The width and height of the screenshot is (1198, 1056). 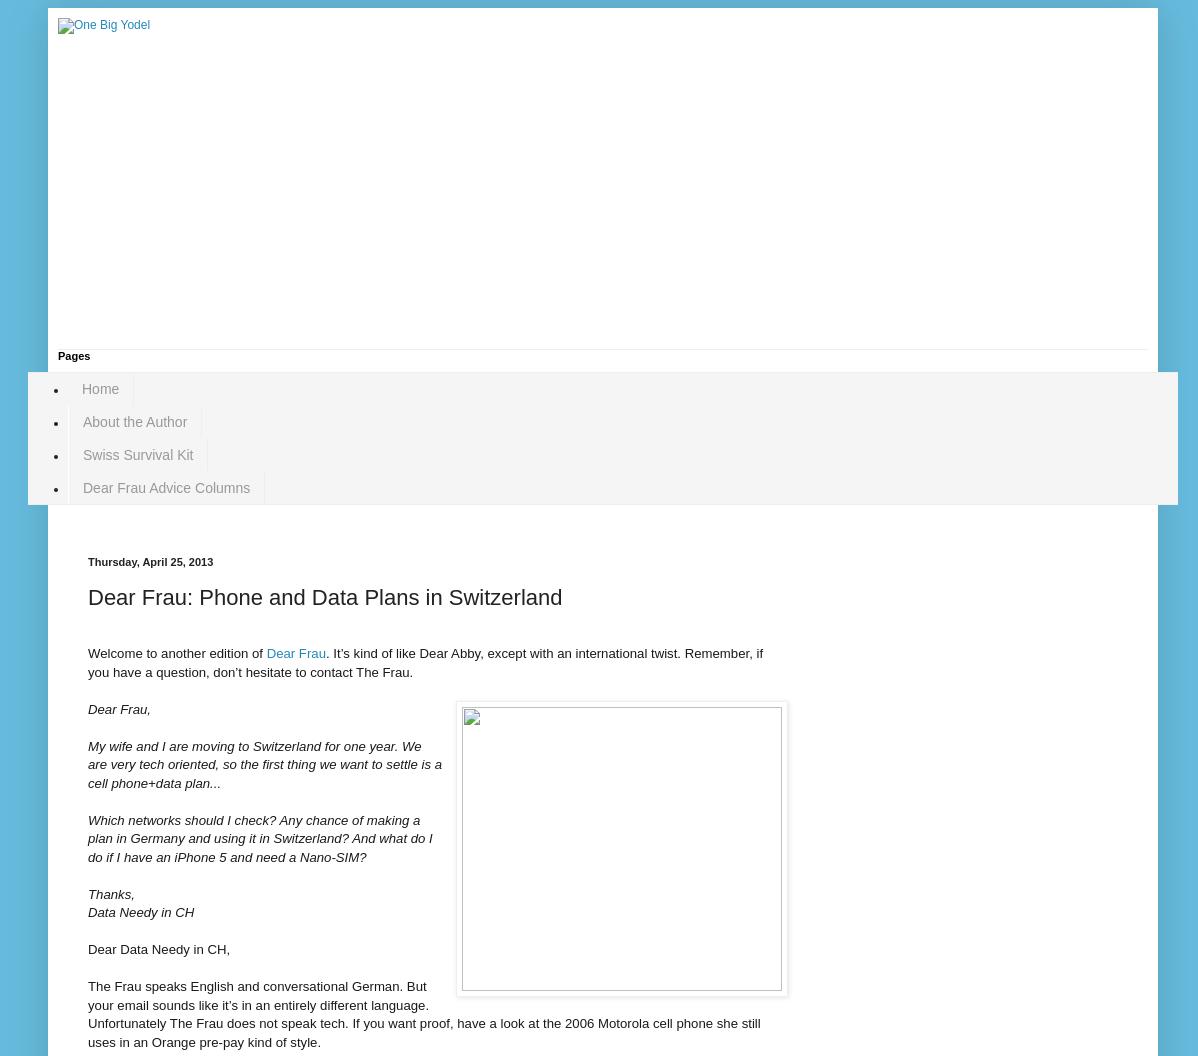 What do you see at coordinates (134, 421) in the screenshot?
I see `'About the Author'` at bounding box center [134, 421].